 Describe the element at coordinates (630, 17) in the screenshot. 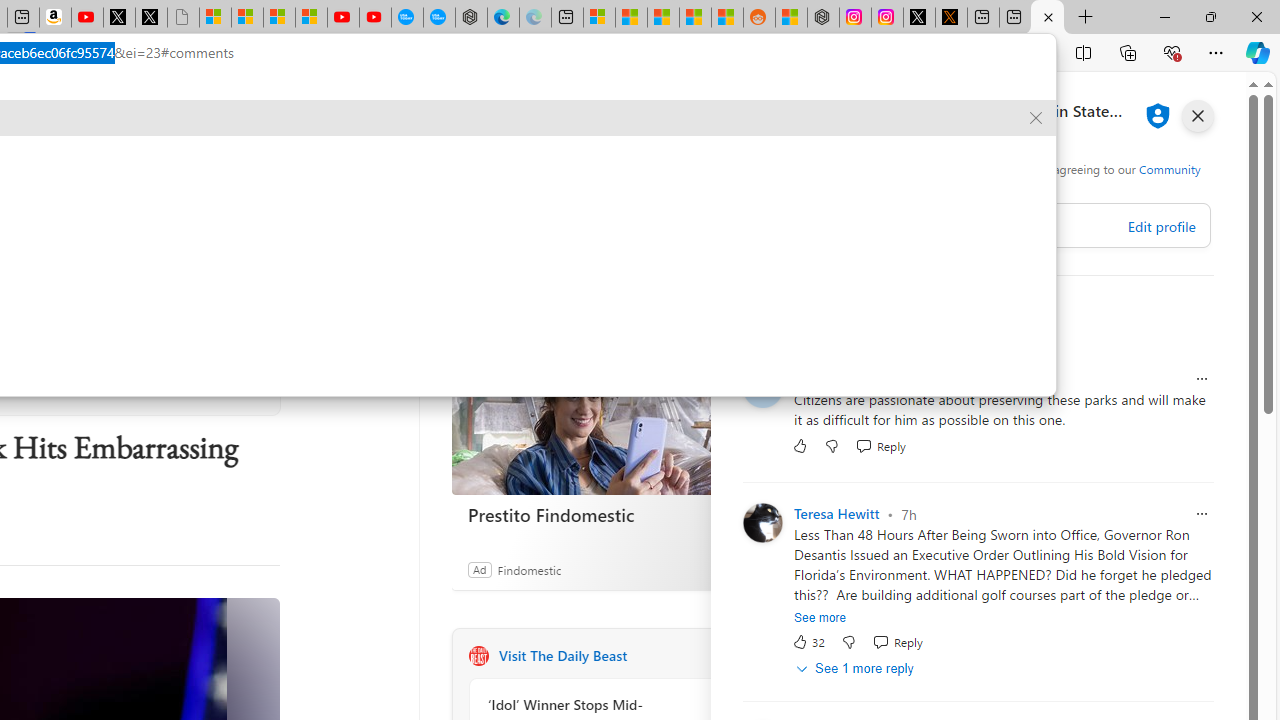

I see `'Shanghai, China weather forecast | Microsoft Weather'` at that location.